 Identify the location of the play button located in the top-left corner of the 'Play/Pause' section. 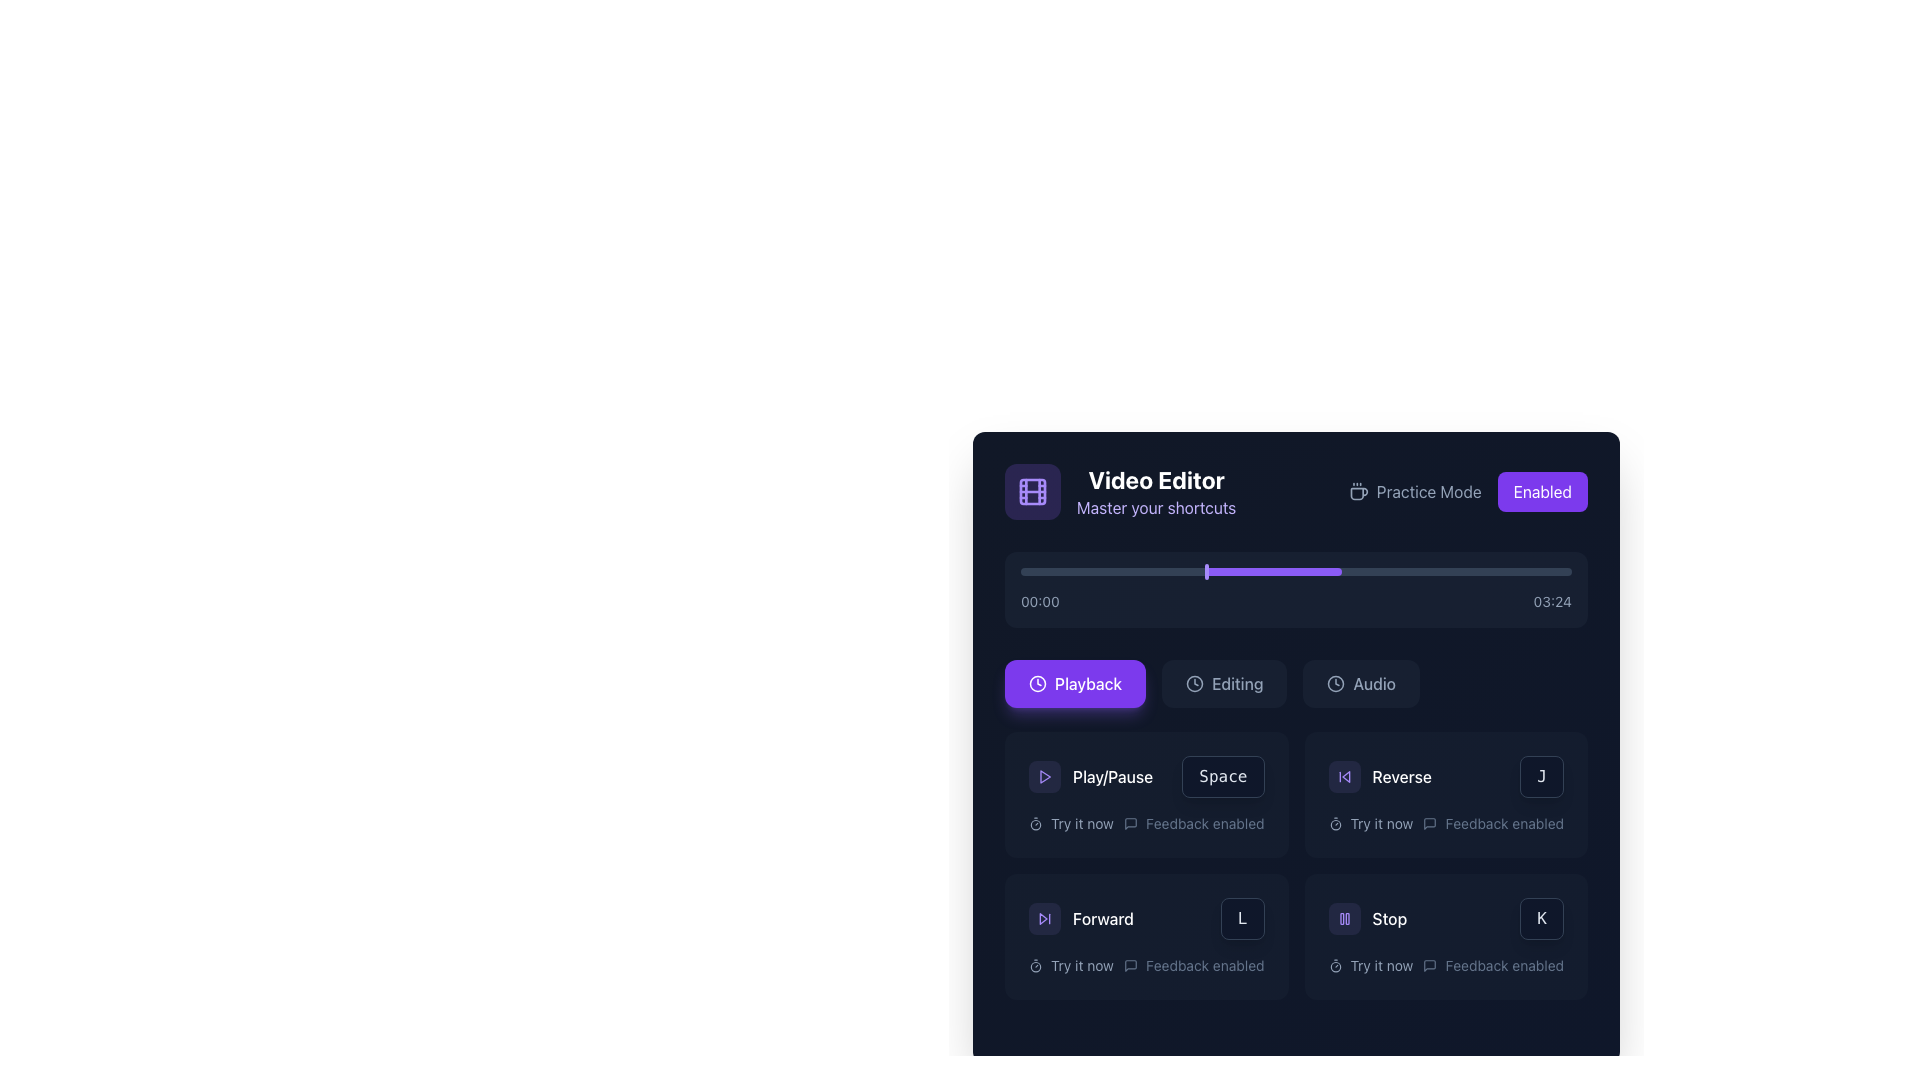
(1044, 775).